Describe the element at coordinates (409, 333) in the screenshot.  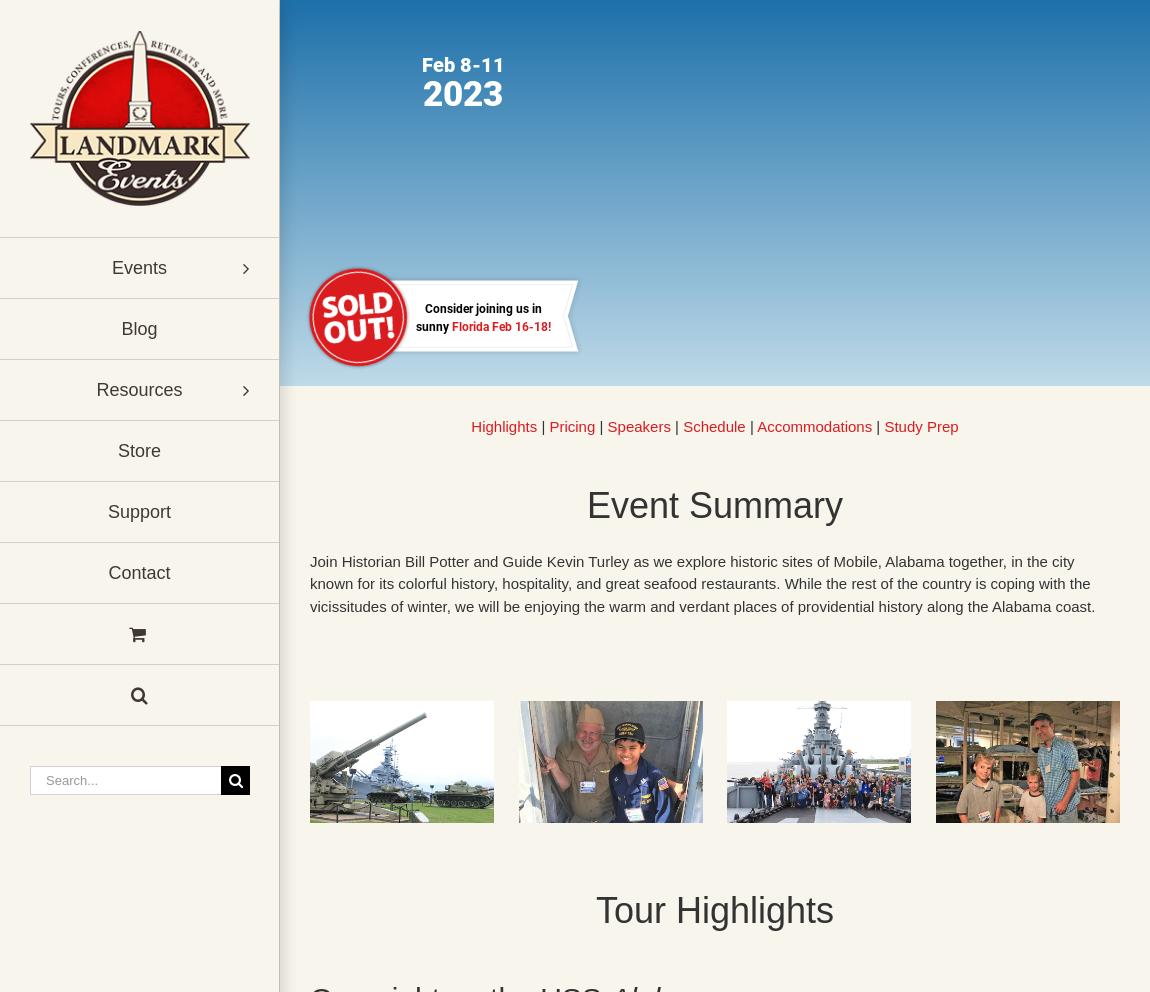
I see `'(Feb 15-17, 2024)'` at that location.